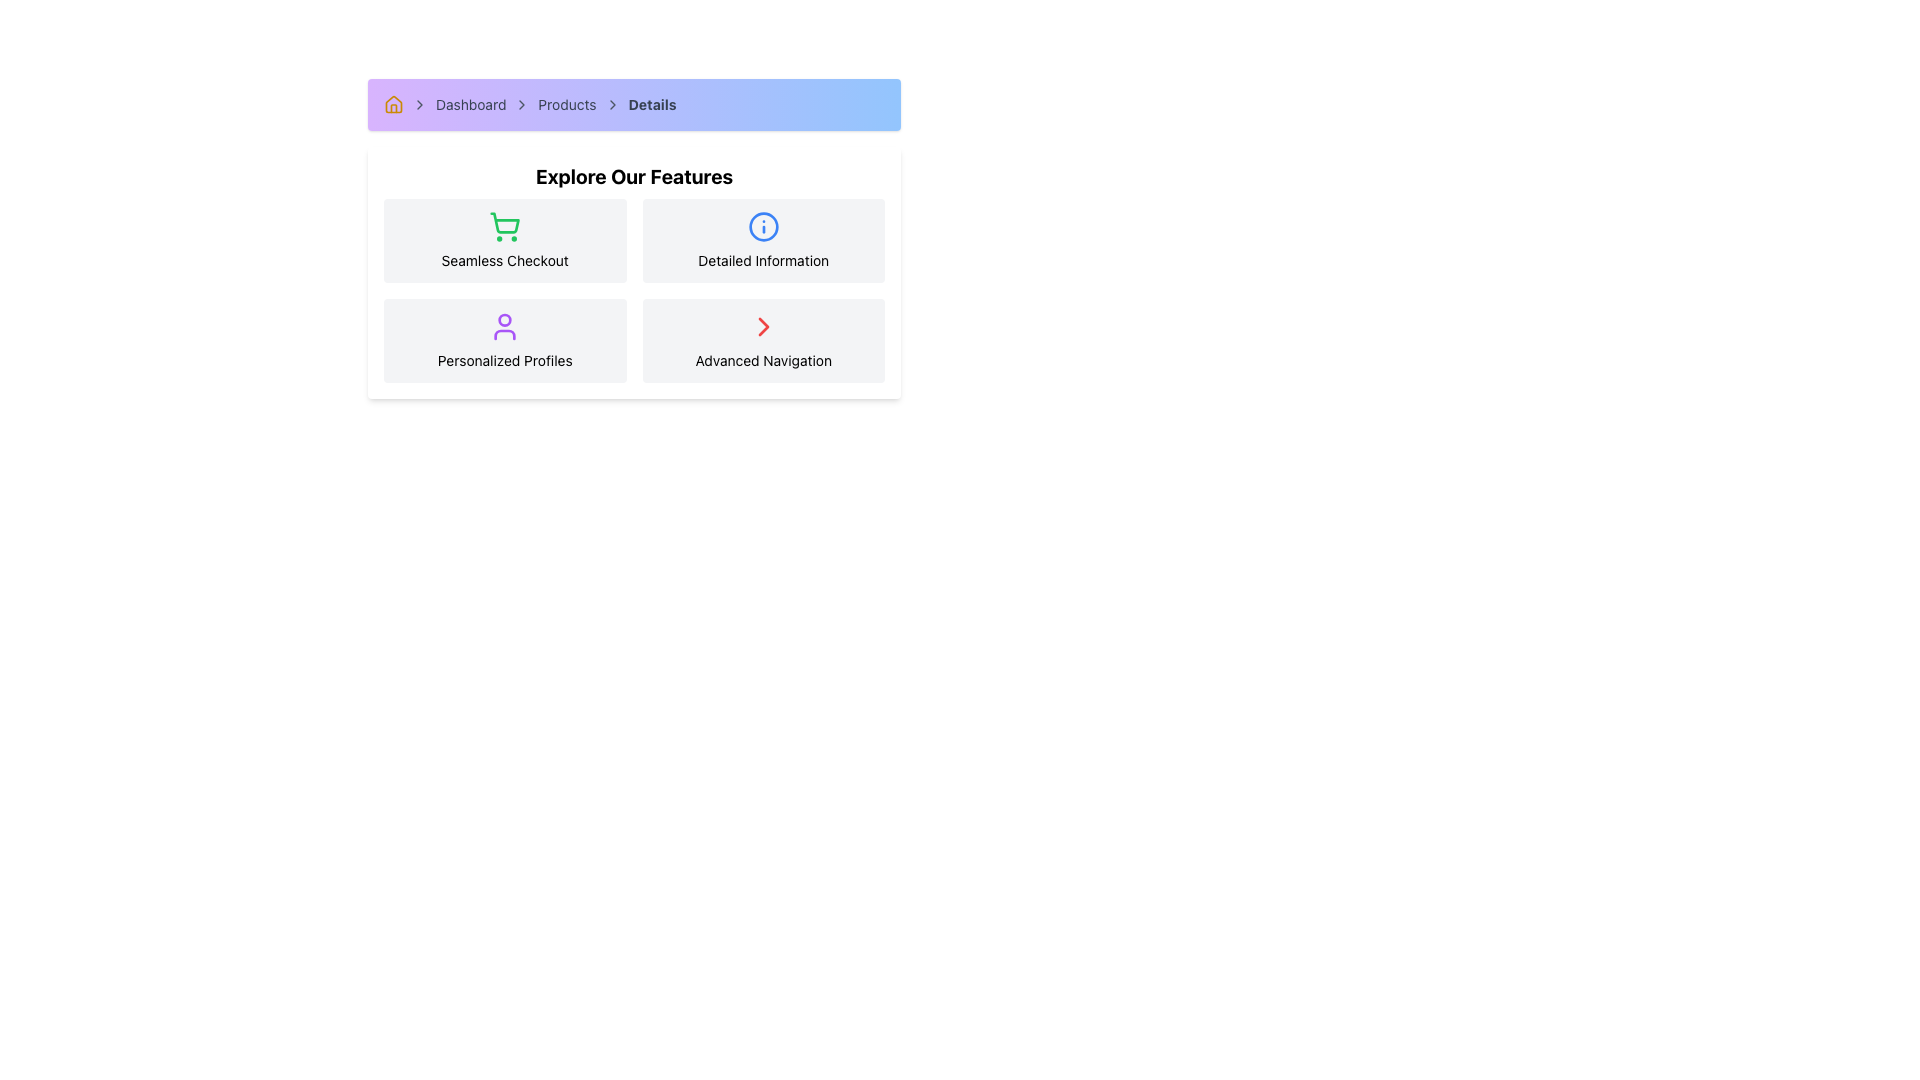 The width and height of the screenshot is (1920, 1080). I want to click on the chevron icon that visually separates the breadcrumb items between 'Dashboard' and 'Products' in the breadcrumb navigation bar, so click(419, 104).